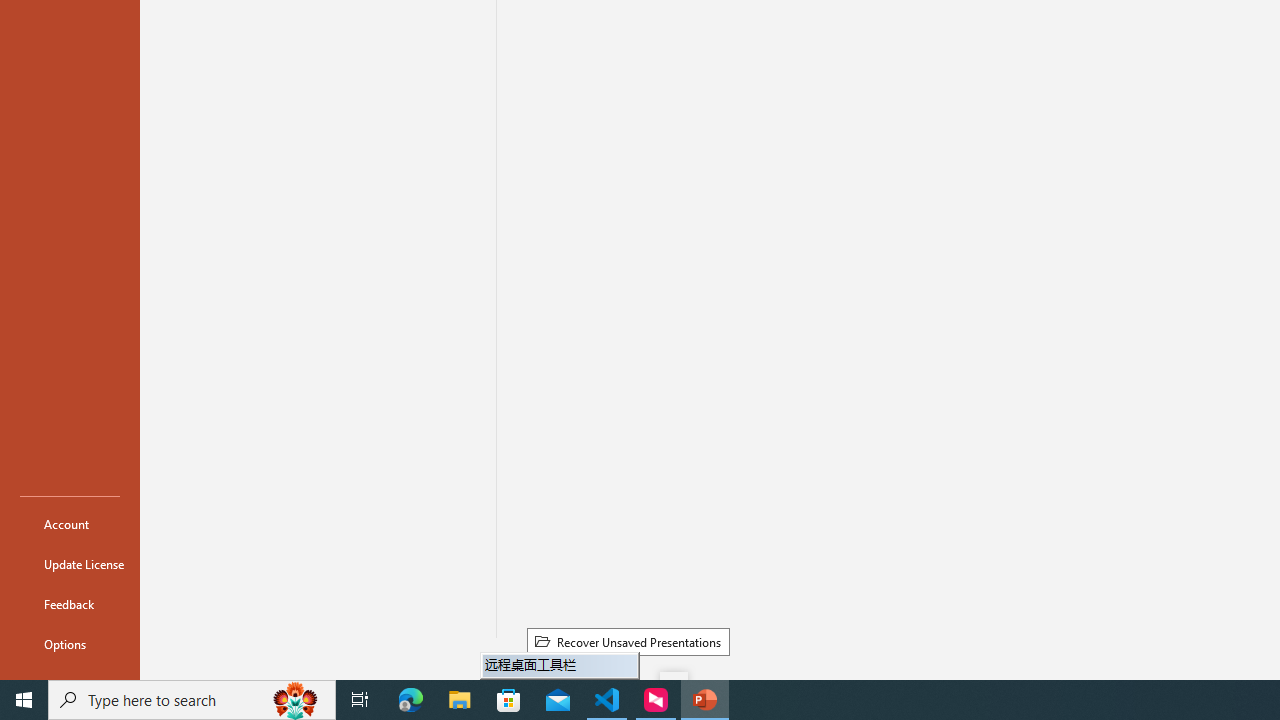 This screenshot has height=720, width=1280. Describe the element at coordinates (69, 603) in the screenshot. I see `'Feedback'` at that location.